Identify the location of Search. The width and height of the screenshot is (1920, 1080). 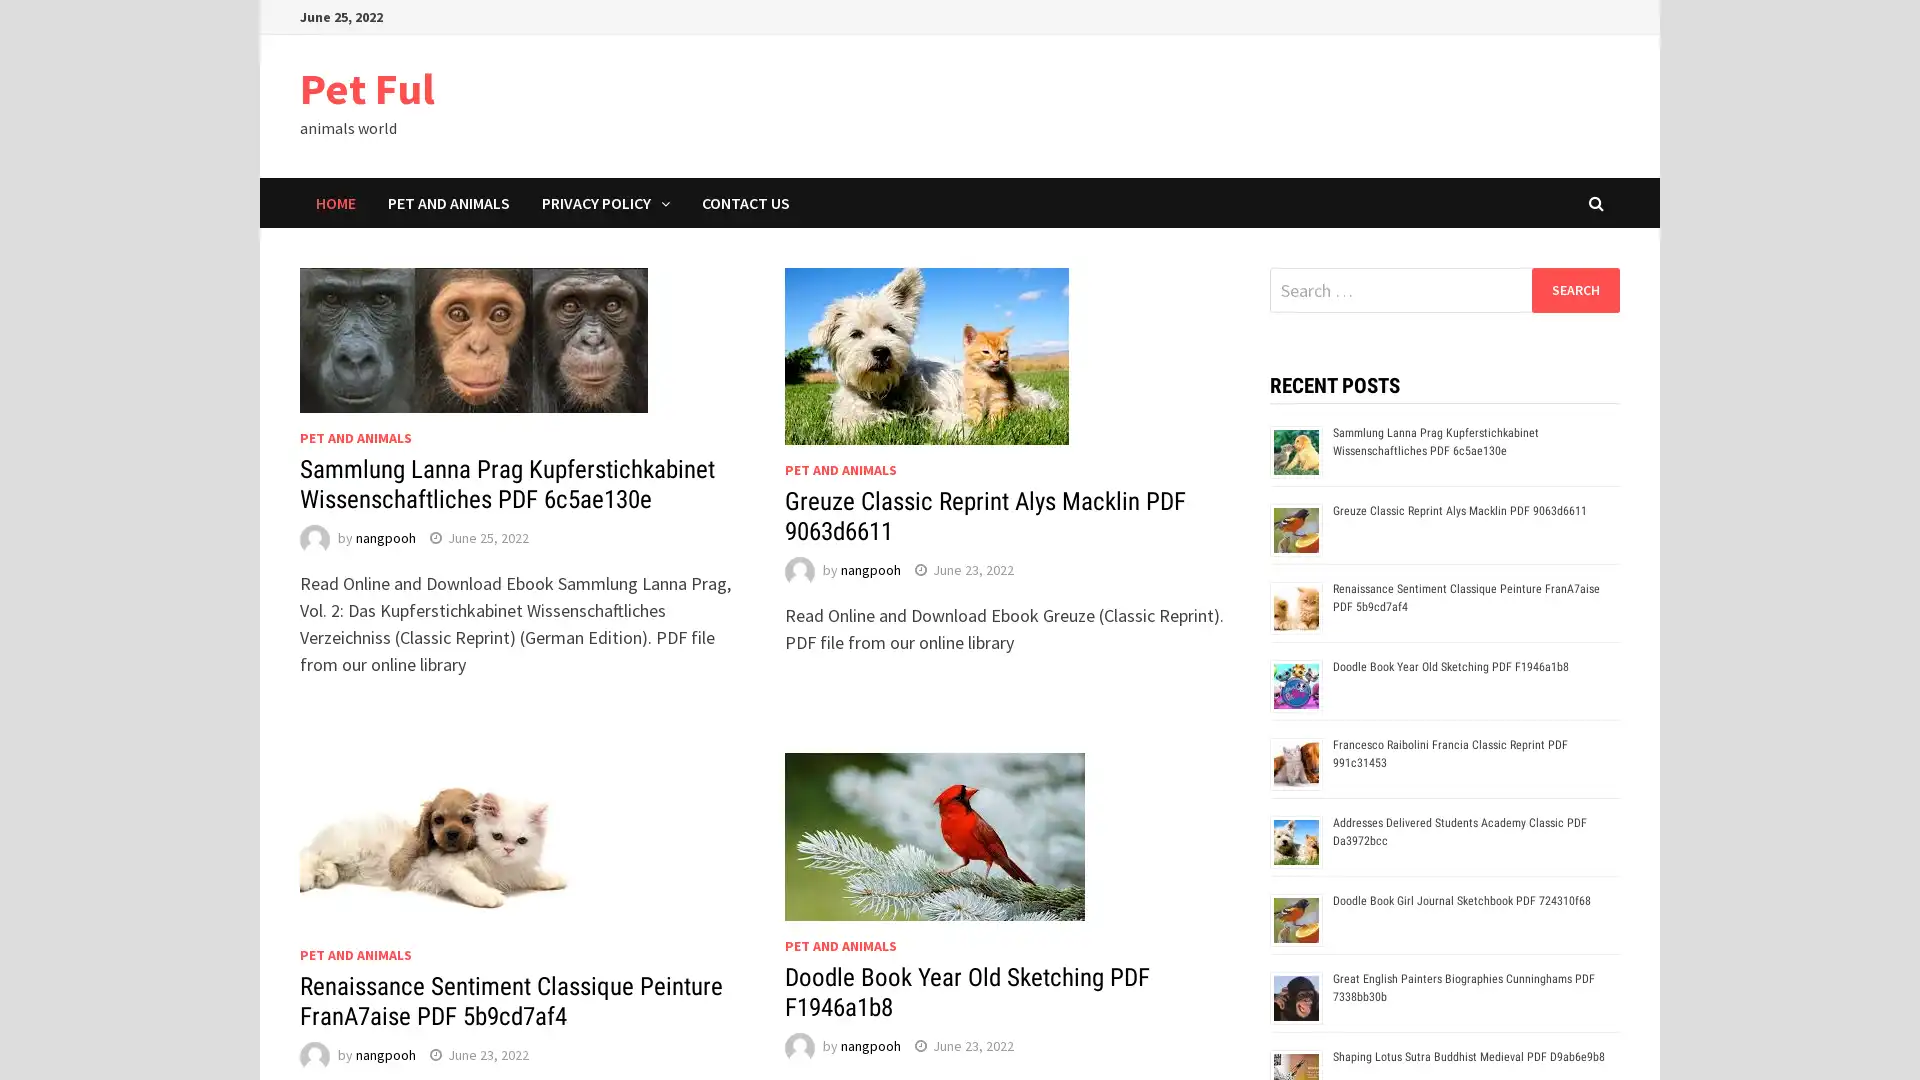
(1574, 289).